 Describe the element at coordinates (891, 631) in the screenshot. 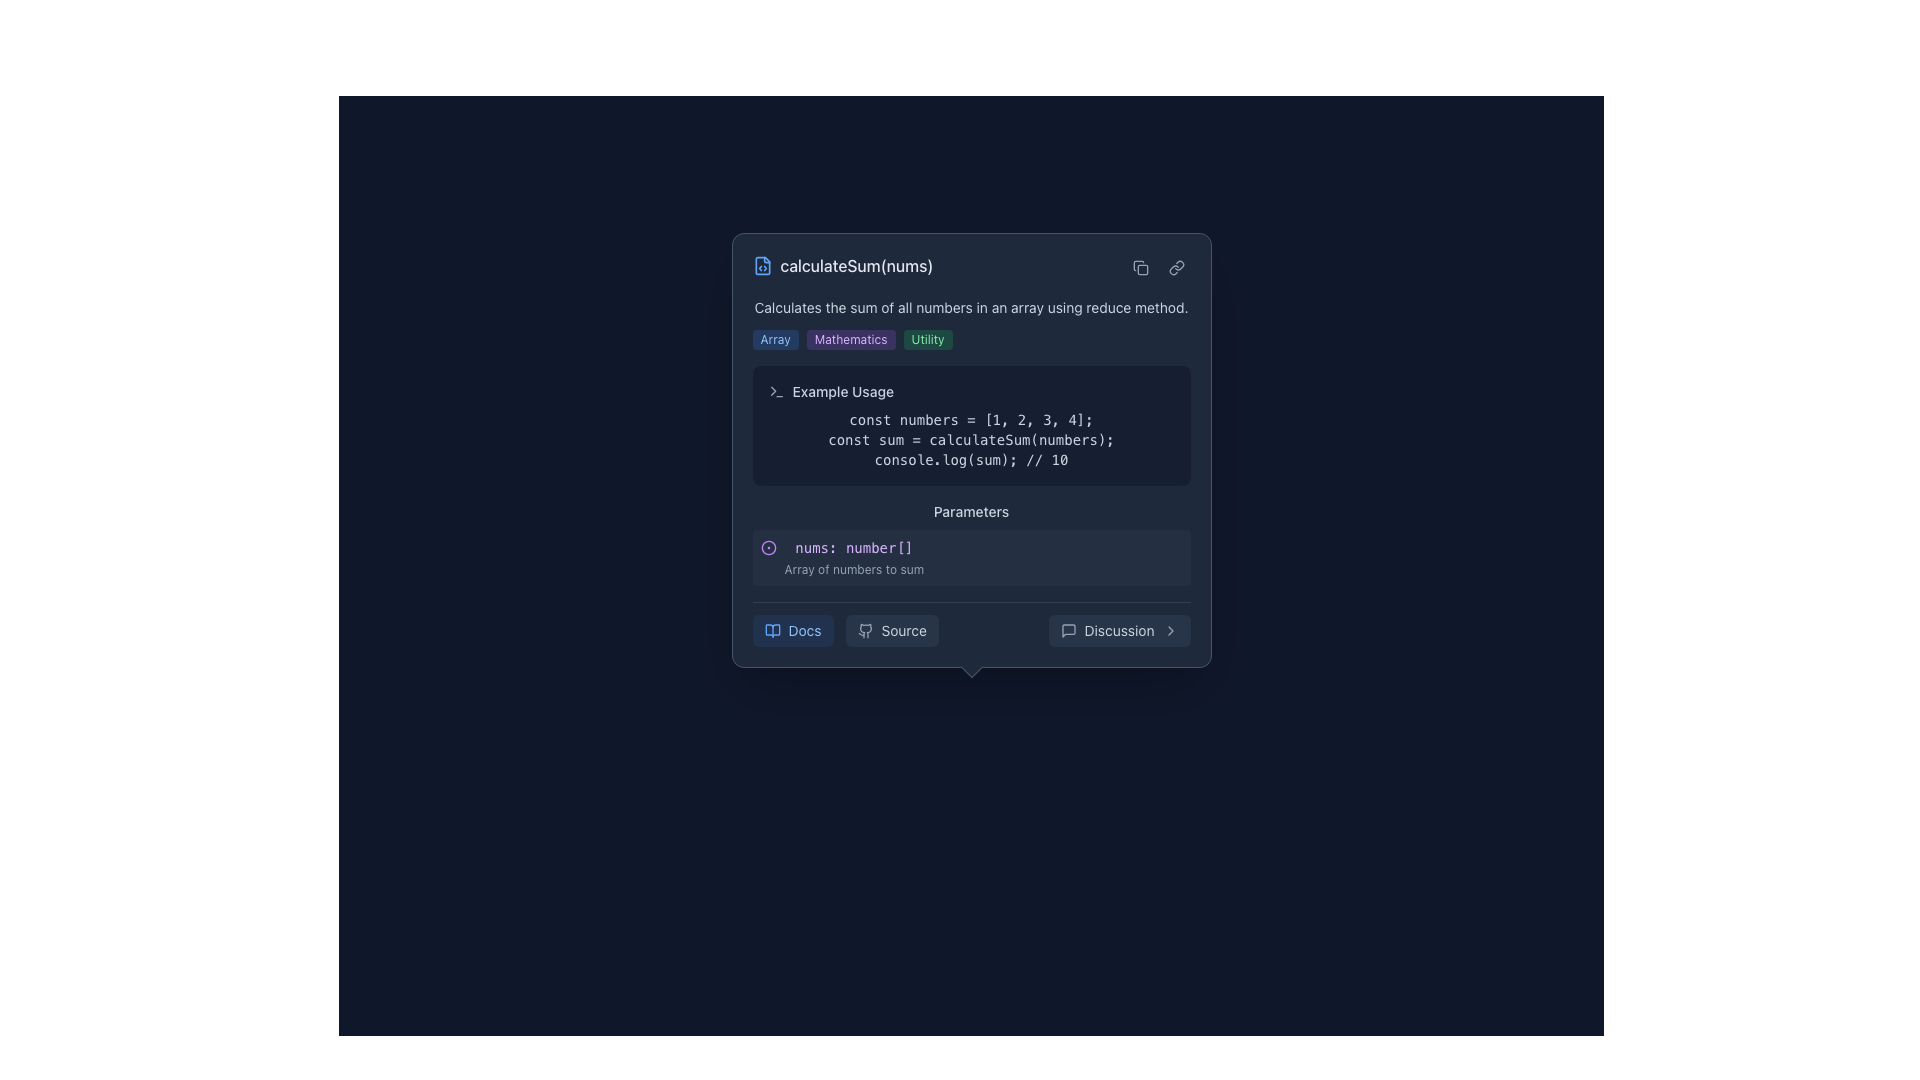

I see `the button located to the right of the 'Docs' button, which provides access to the source code or GitHub repository` at that location.